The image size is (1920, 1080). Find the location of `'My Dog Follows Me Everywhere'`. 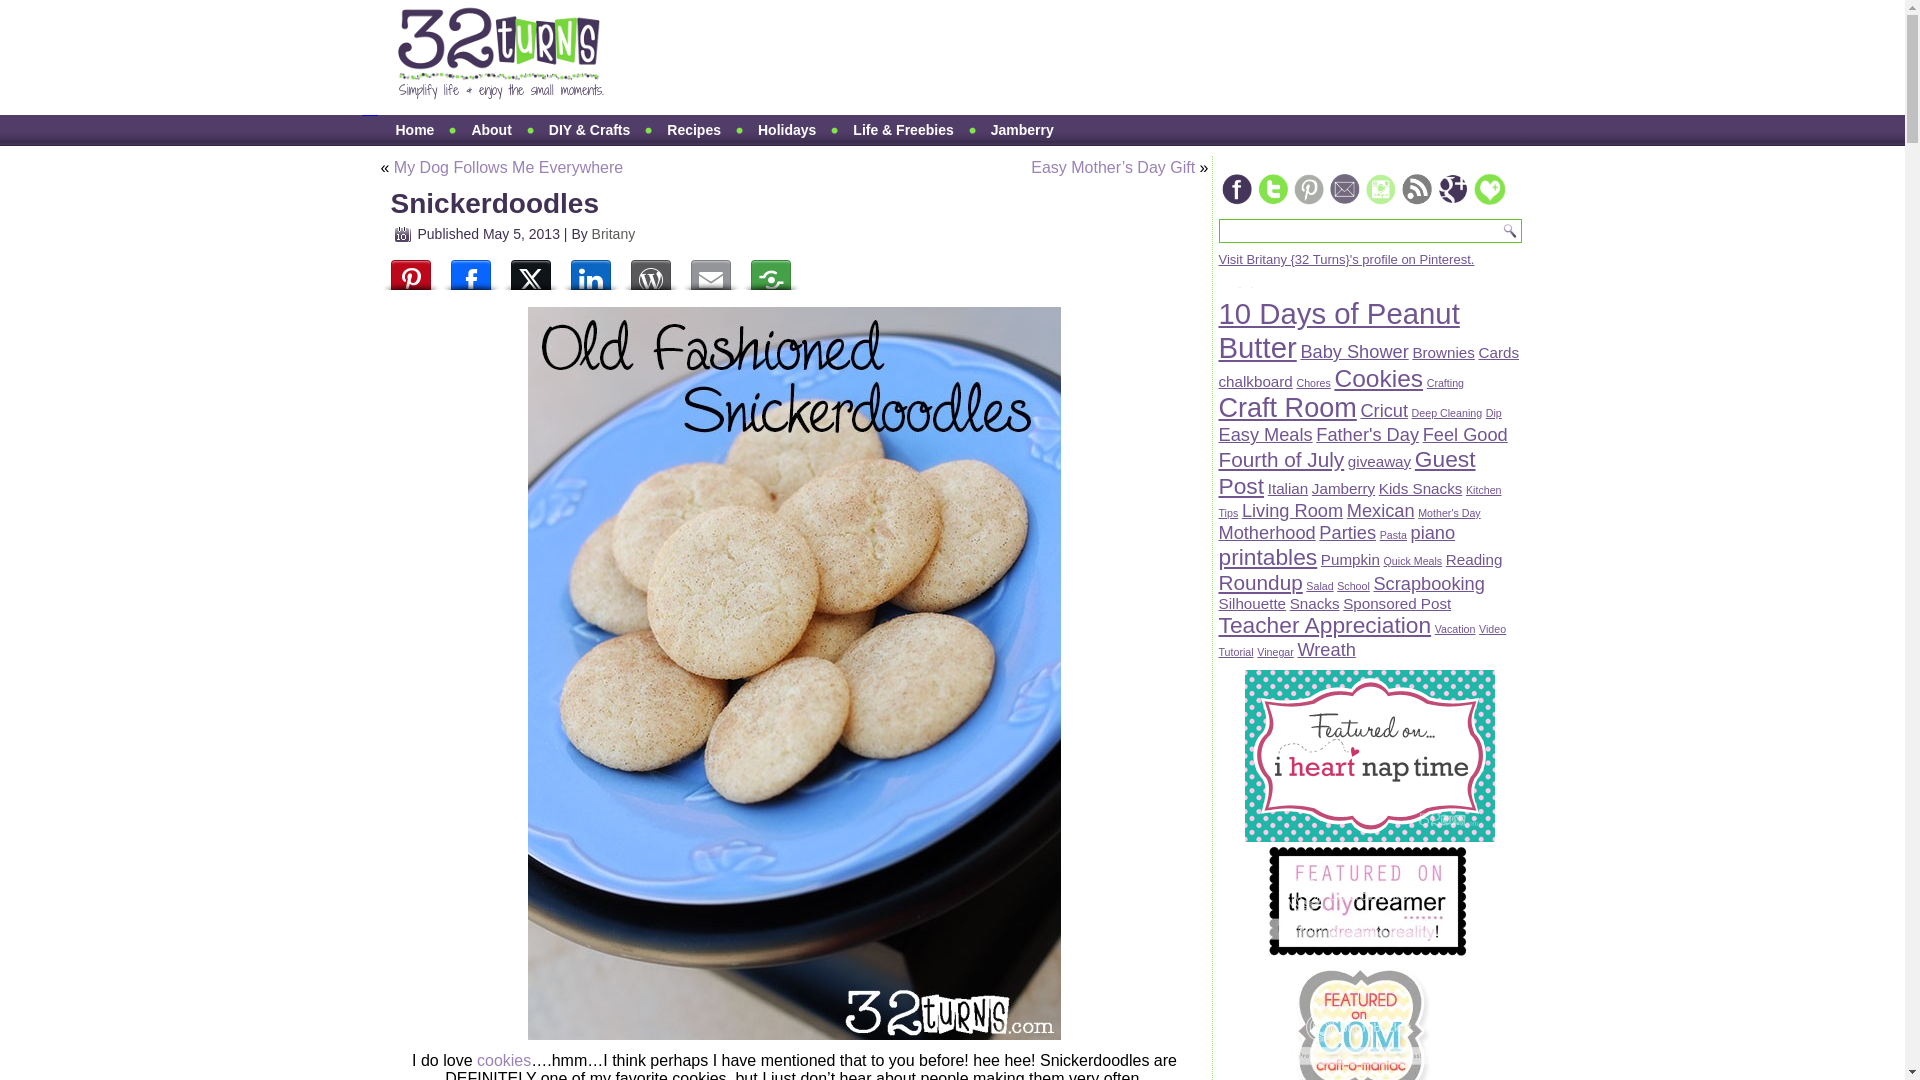

'My Dog Follows Me Everywhere' is located at coordinates (393, 166).